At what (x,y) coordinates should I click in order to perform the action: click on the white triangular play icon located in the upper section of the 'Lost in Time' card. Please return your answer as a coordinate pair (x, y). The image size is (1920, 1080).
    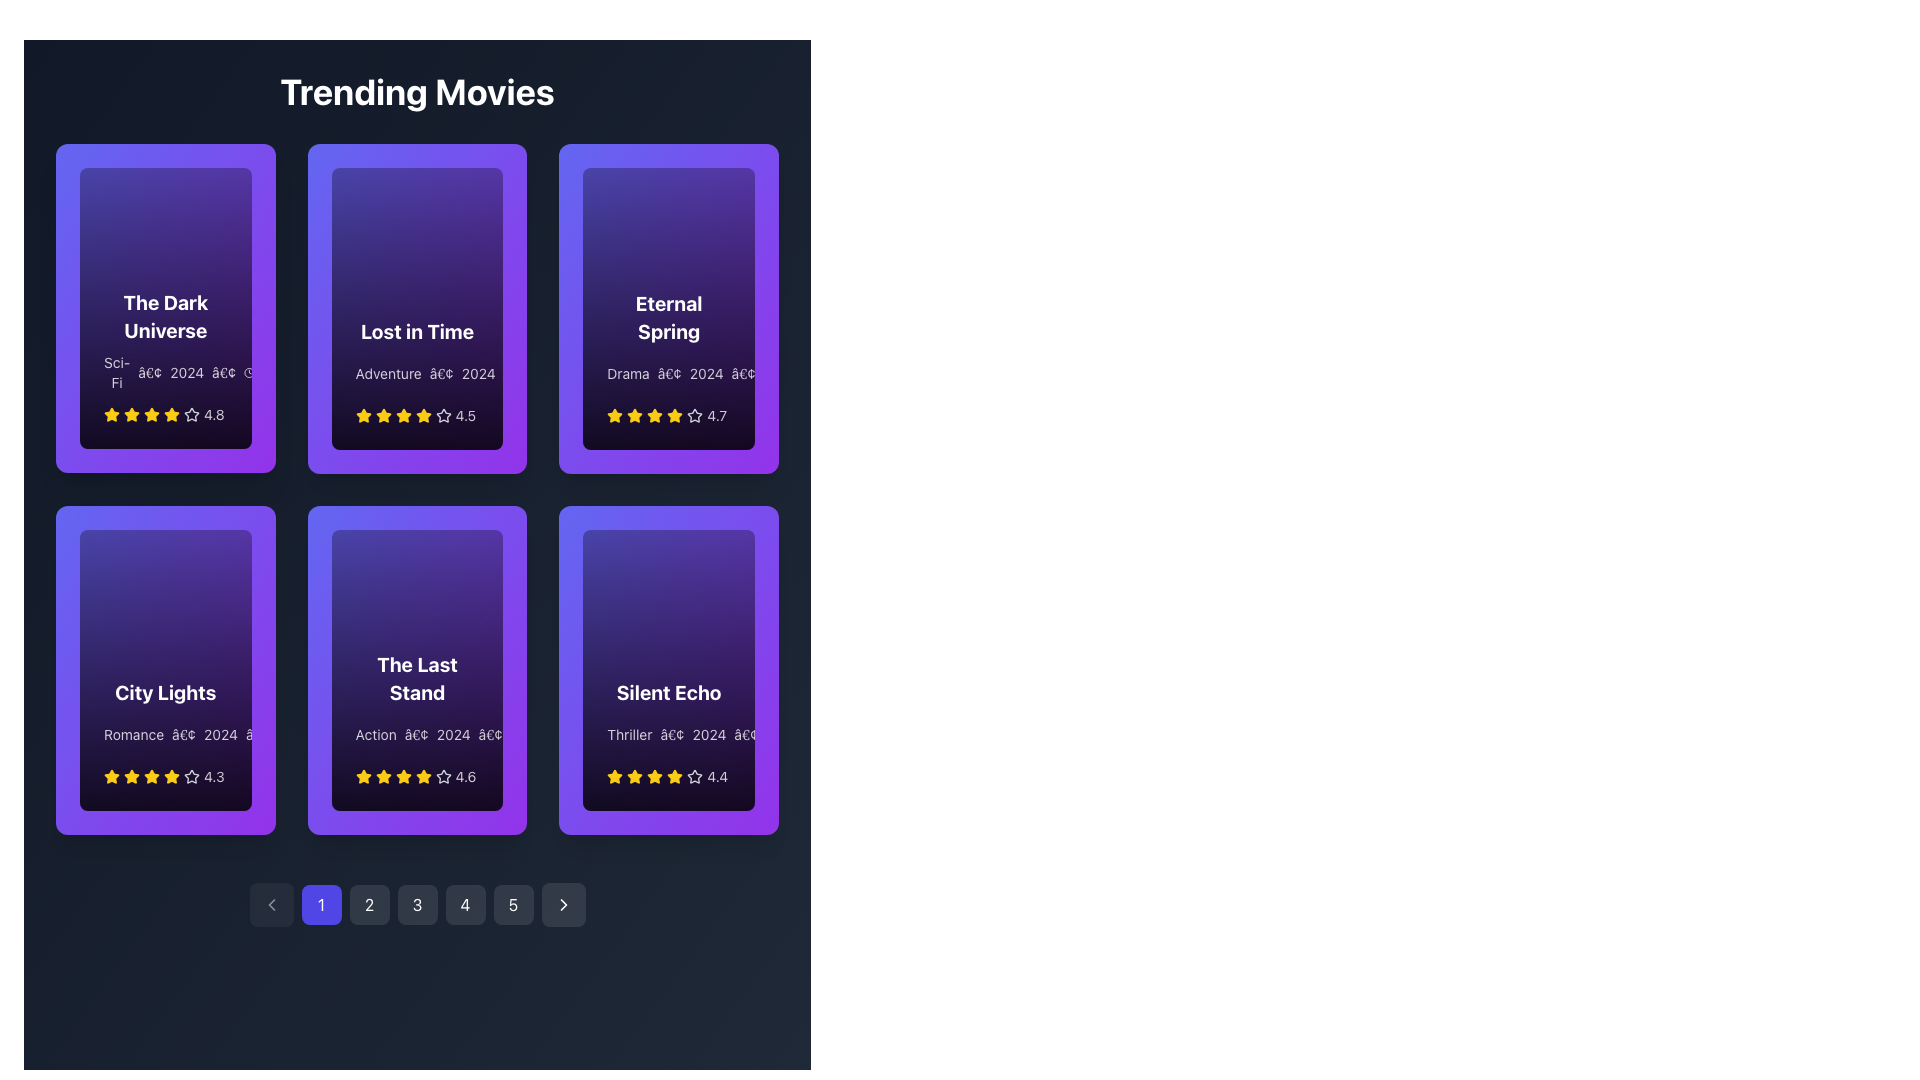
    Looking at the image, I should click on (494, 185).